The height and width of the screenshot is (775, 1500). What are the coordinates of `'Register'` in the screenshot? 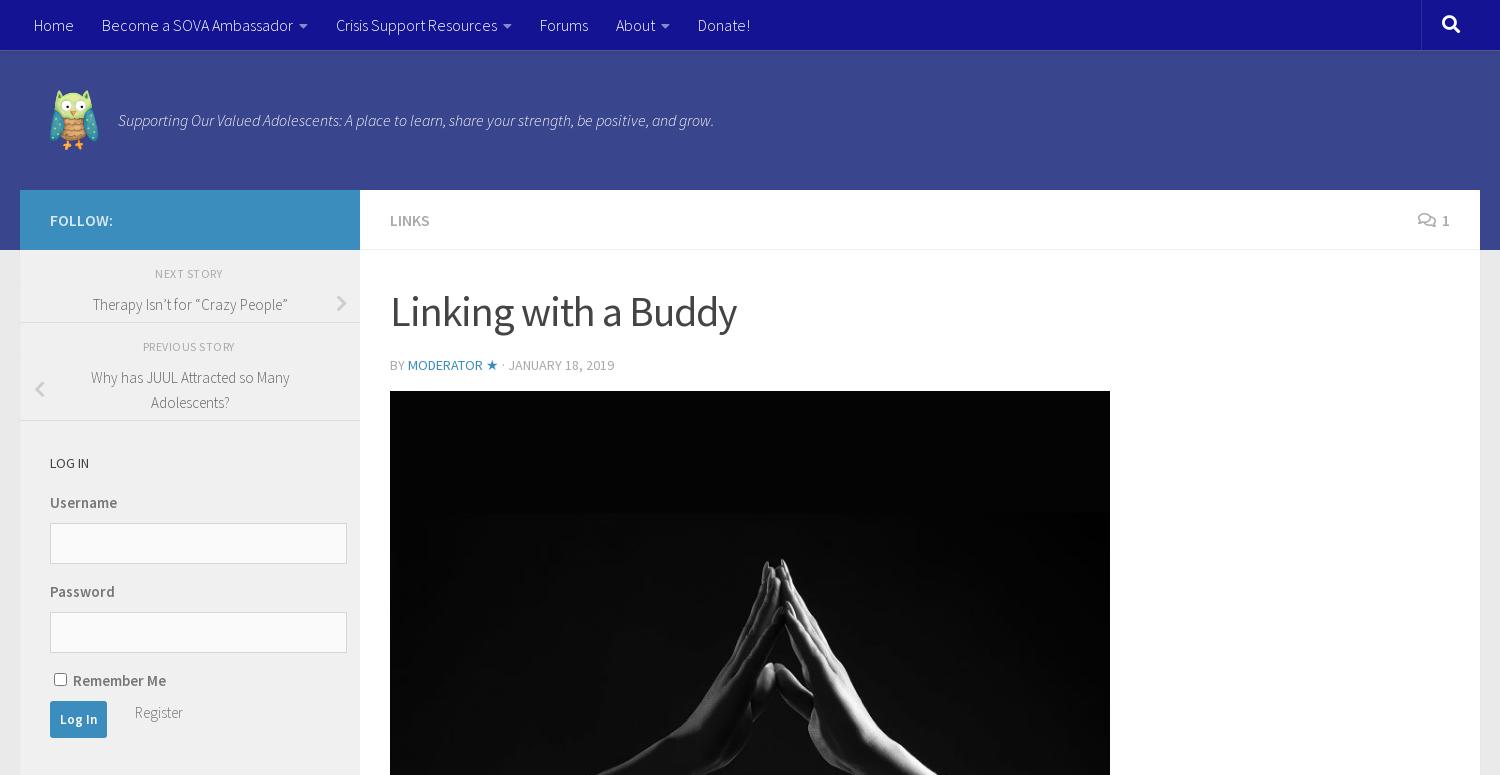 It's located at (135, 711).